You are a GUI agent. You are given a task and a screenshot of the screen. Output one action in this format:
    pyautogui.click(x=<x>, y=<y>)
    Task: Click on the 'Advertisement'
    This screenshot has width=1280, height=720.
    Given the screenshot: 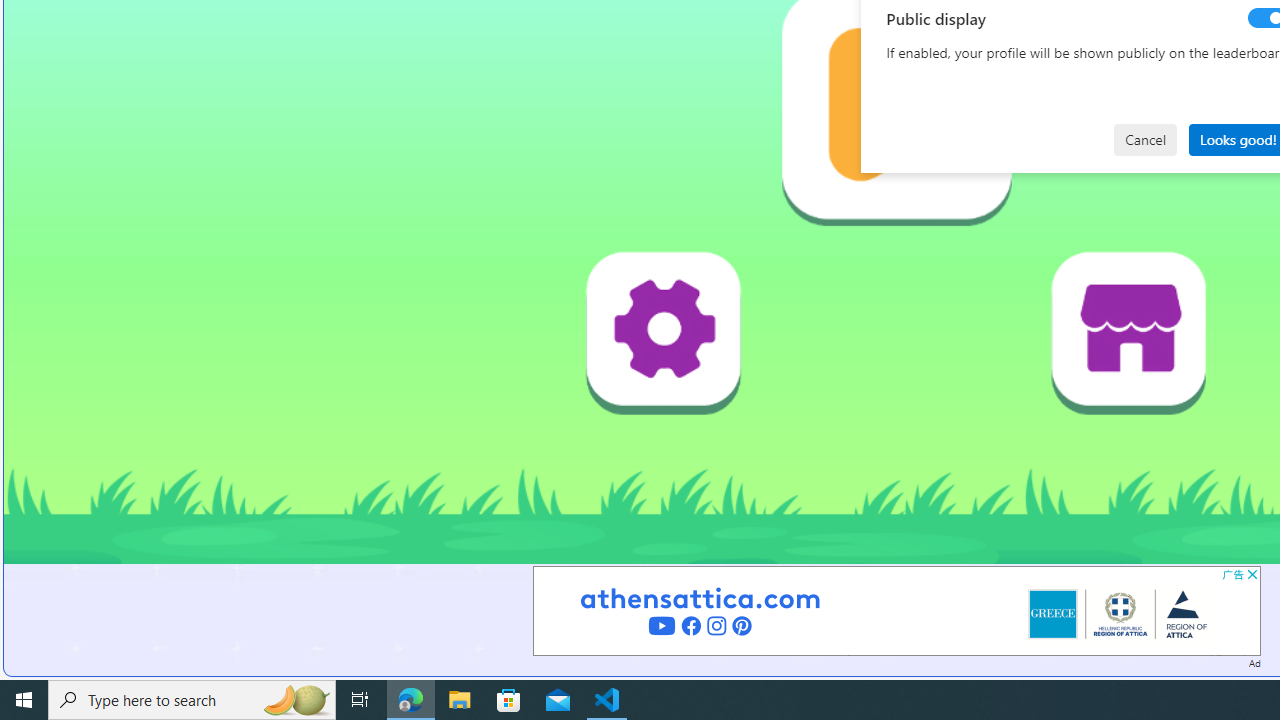 What is the action you would take?
    pyautogui.click(x=895, y=609)
    